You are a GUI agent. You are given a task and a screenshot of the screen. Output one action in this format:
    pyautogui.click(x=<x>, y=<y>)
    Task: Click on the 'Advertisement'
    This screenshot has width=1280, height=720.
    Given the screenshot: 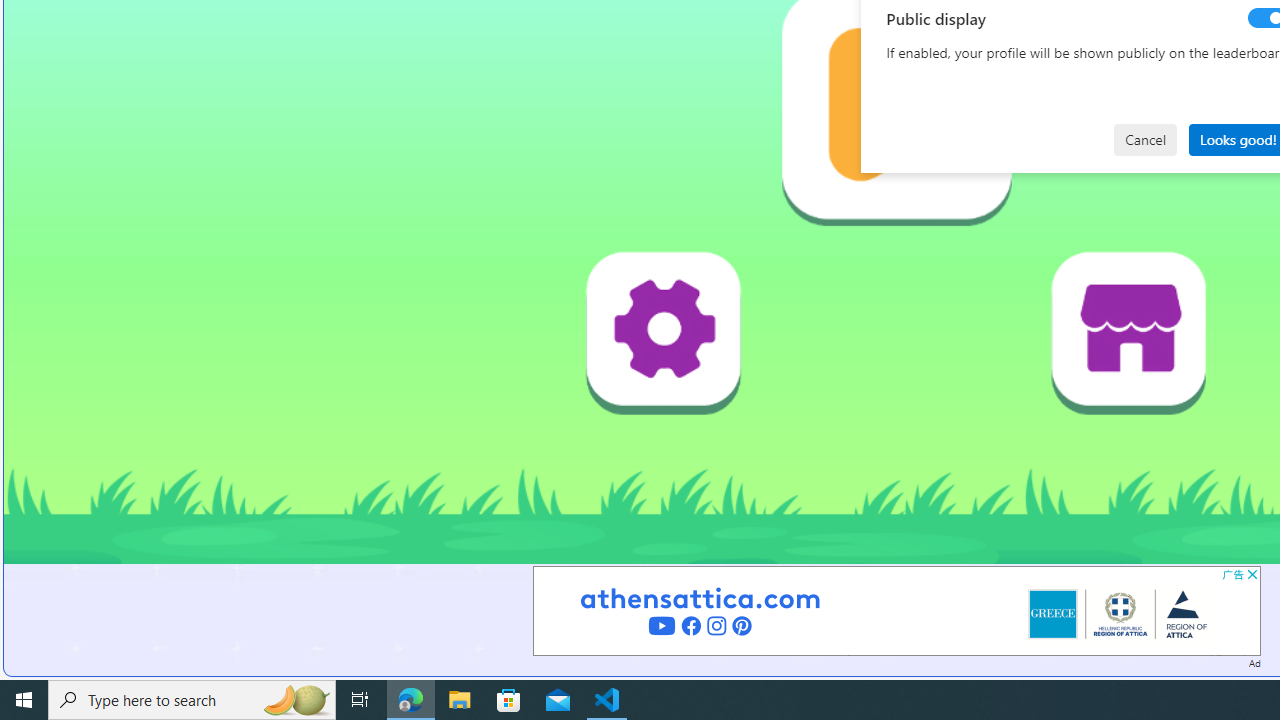 What is the action you would take?
    pyautogui.click(x=895, y=609)
    